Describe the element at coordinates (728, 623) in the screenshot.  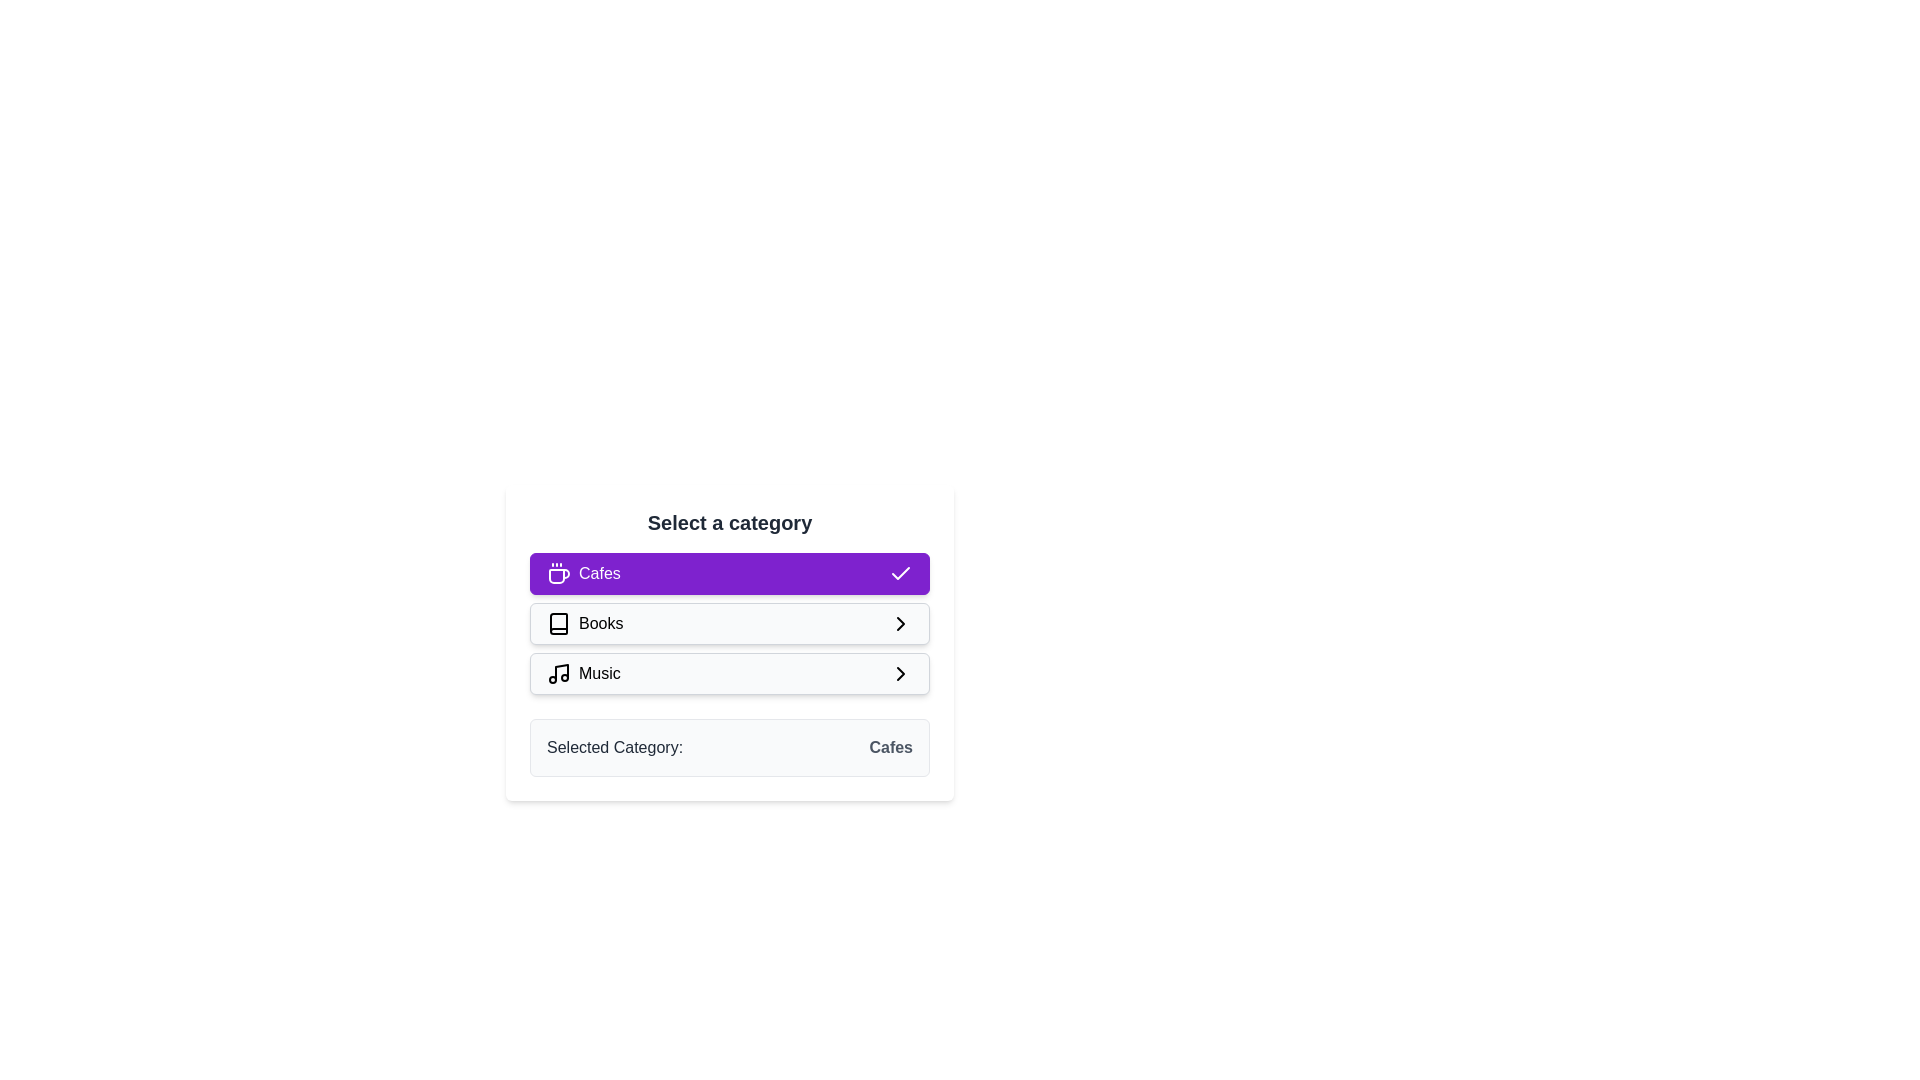
I see `the 'Books' category selection button` at that location.